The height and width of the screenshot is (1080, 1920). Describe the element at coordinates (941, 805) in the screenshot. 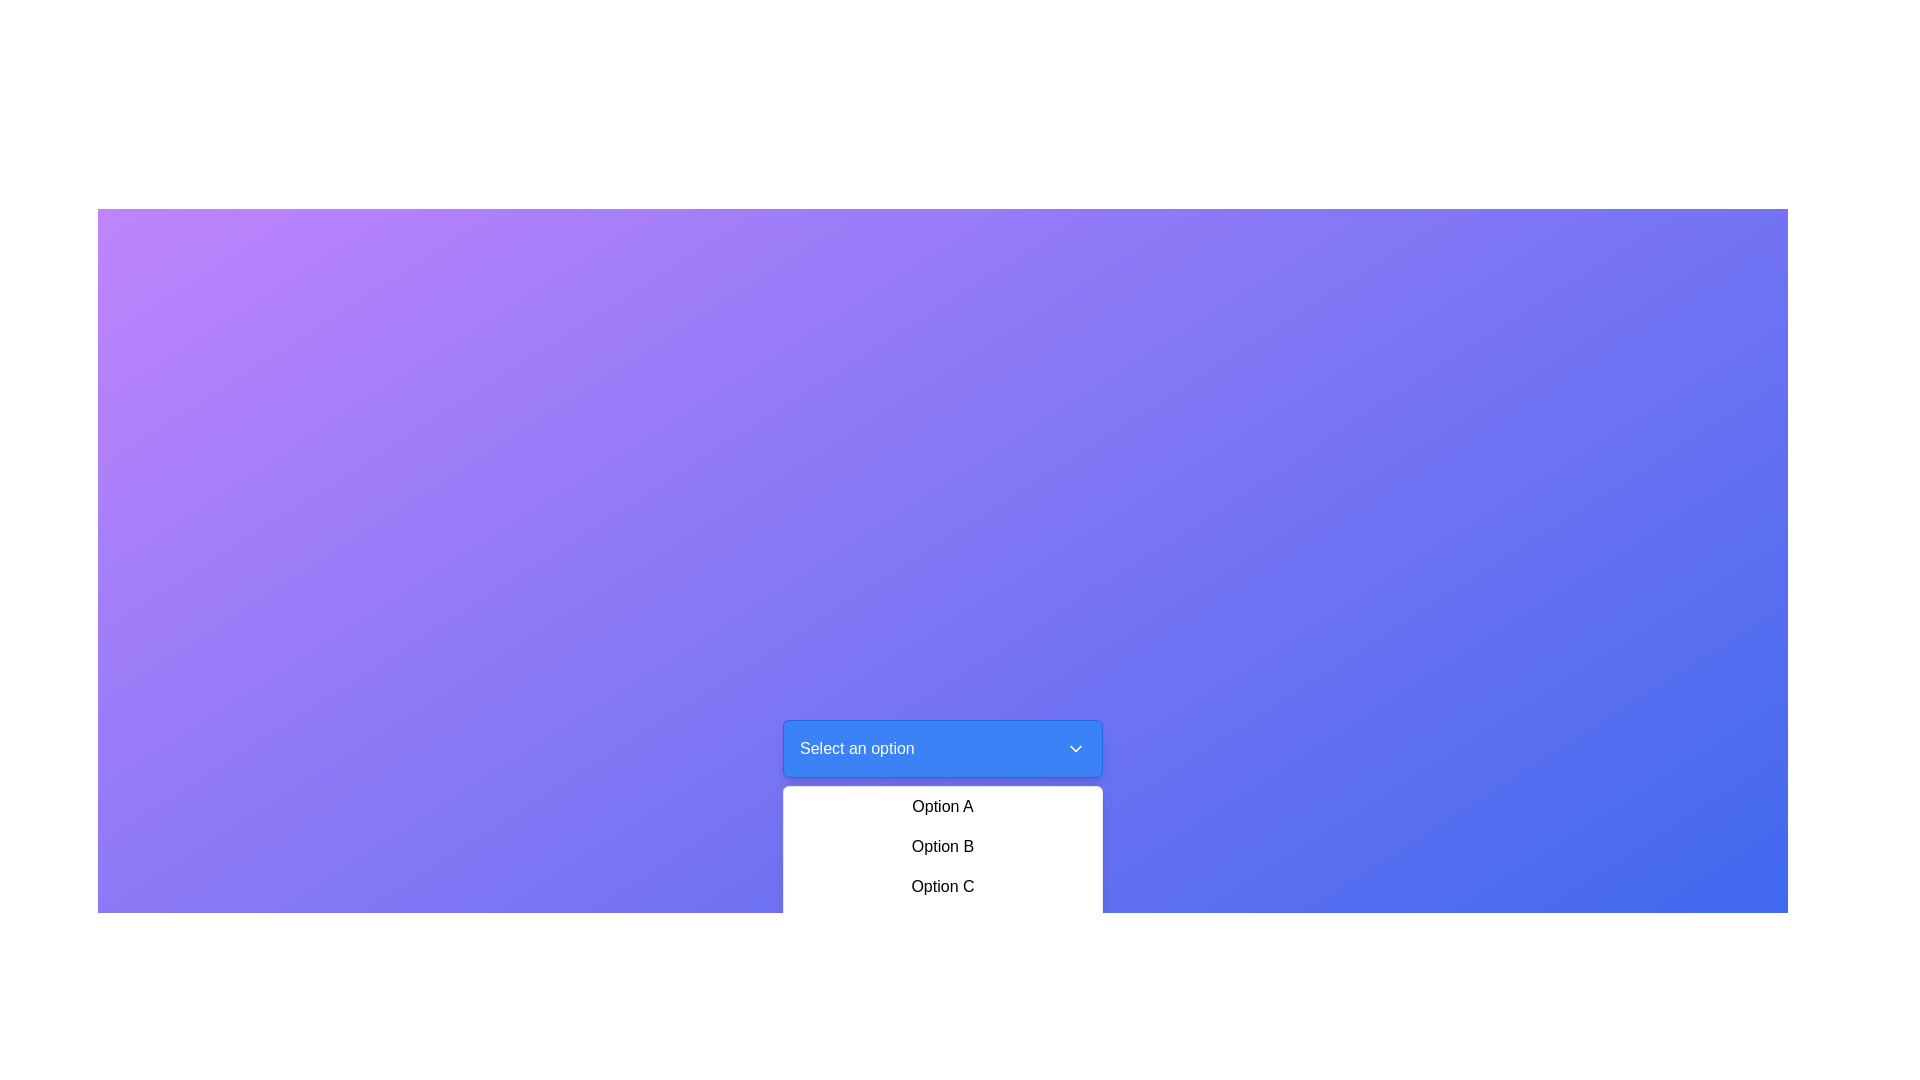

I see `the first option labeled 'Option A' in the dropdown menu` at that location.